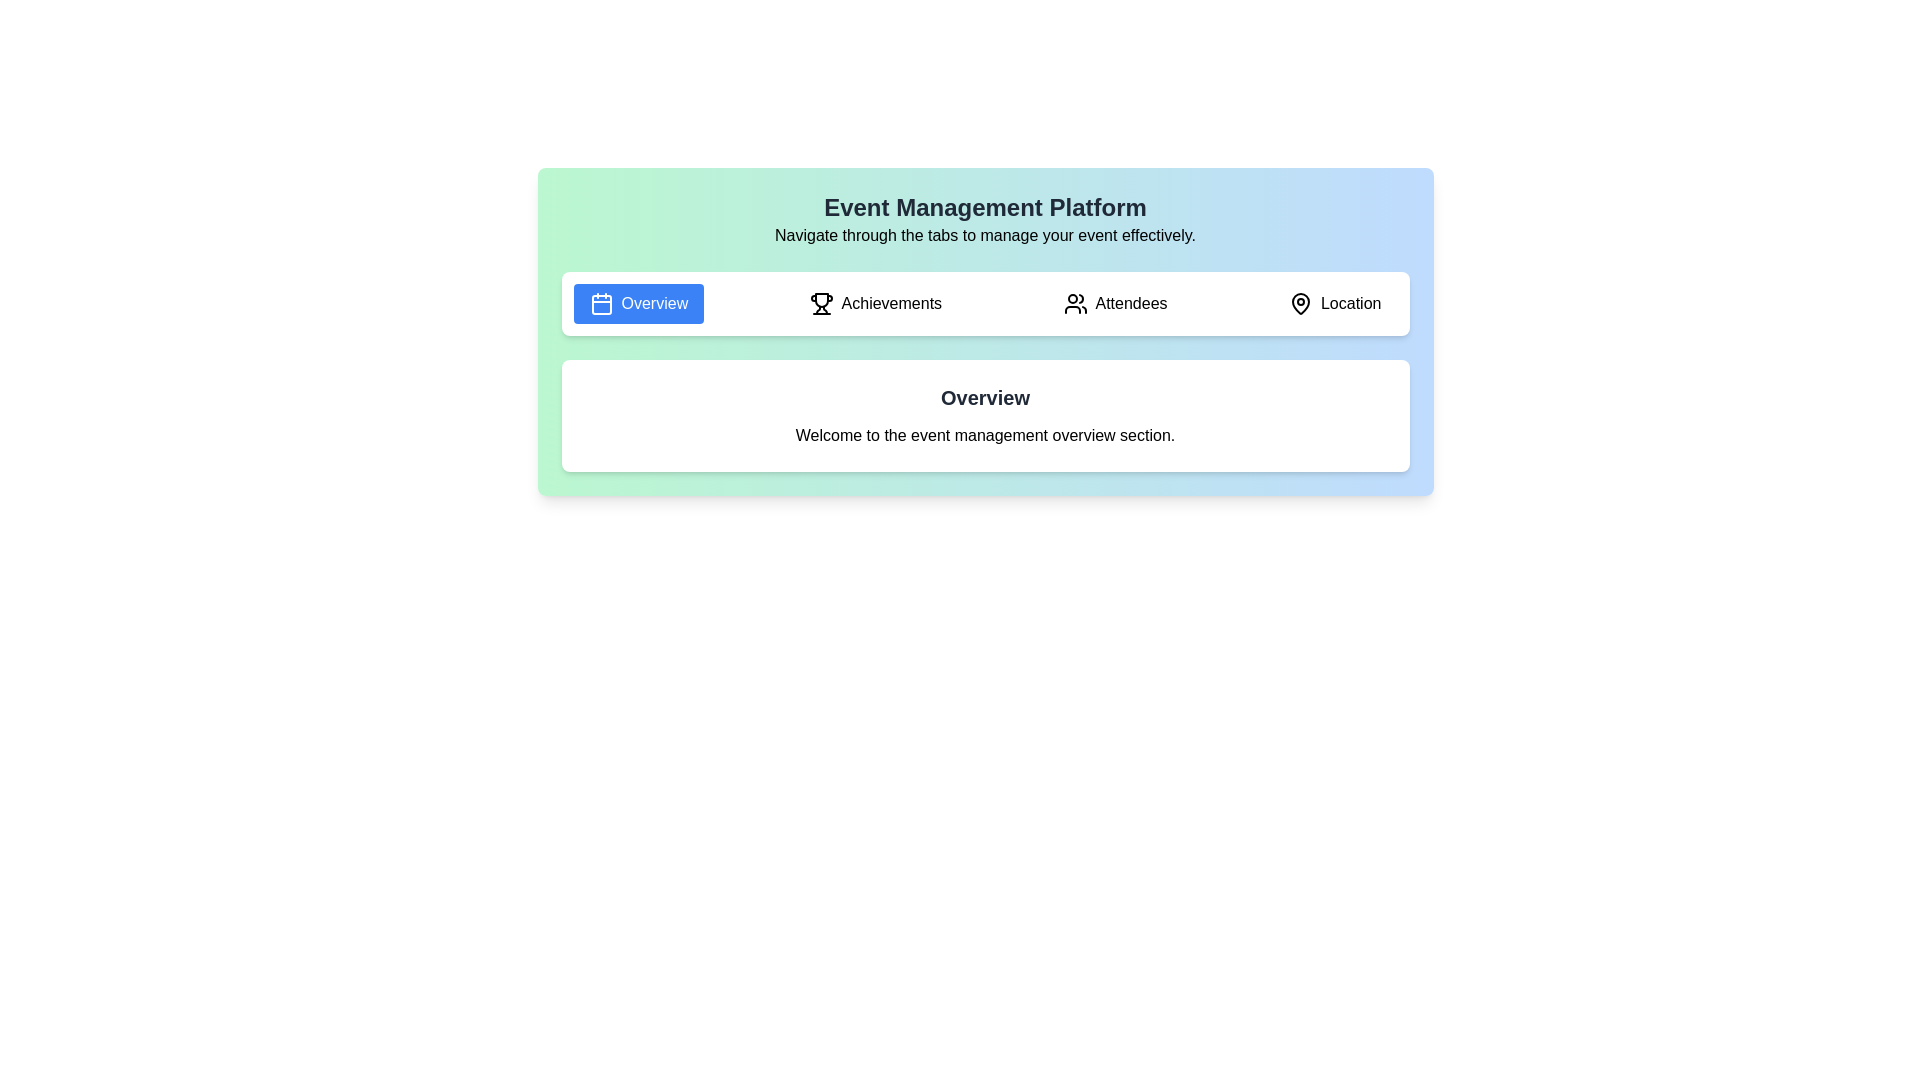  I want to click on the leftmost button in the navigation bar, so click(637, 304).